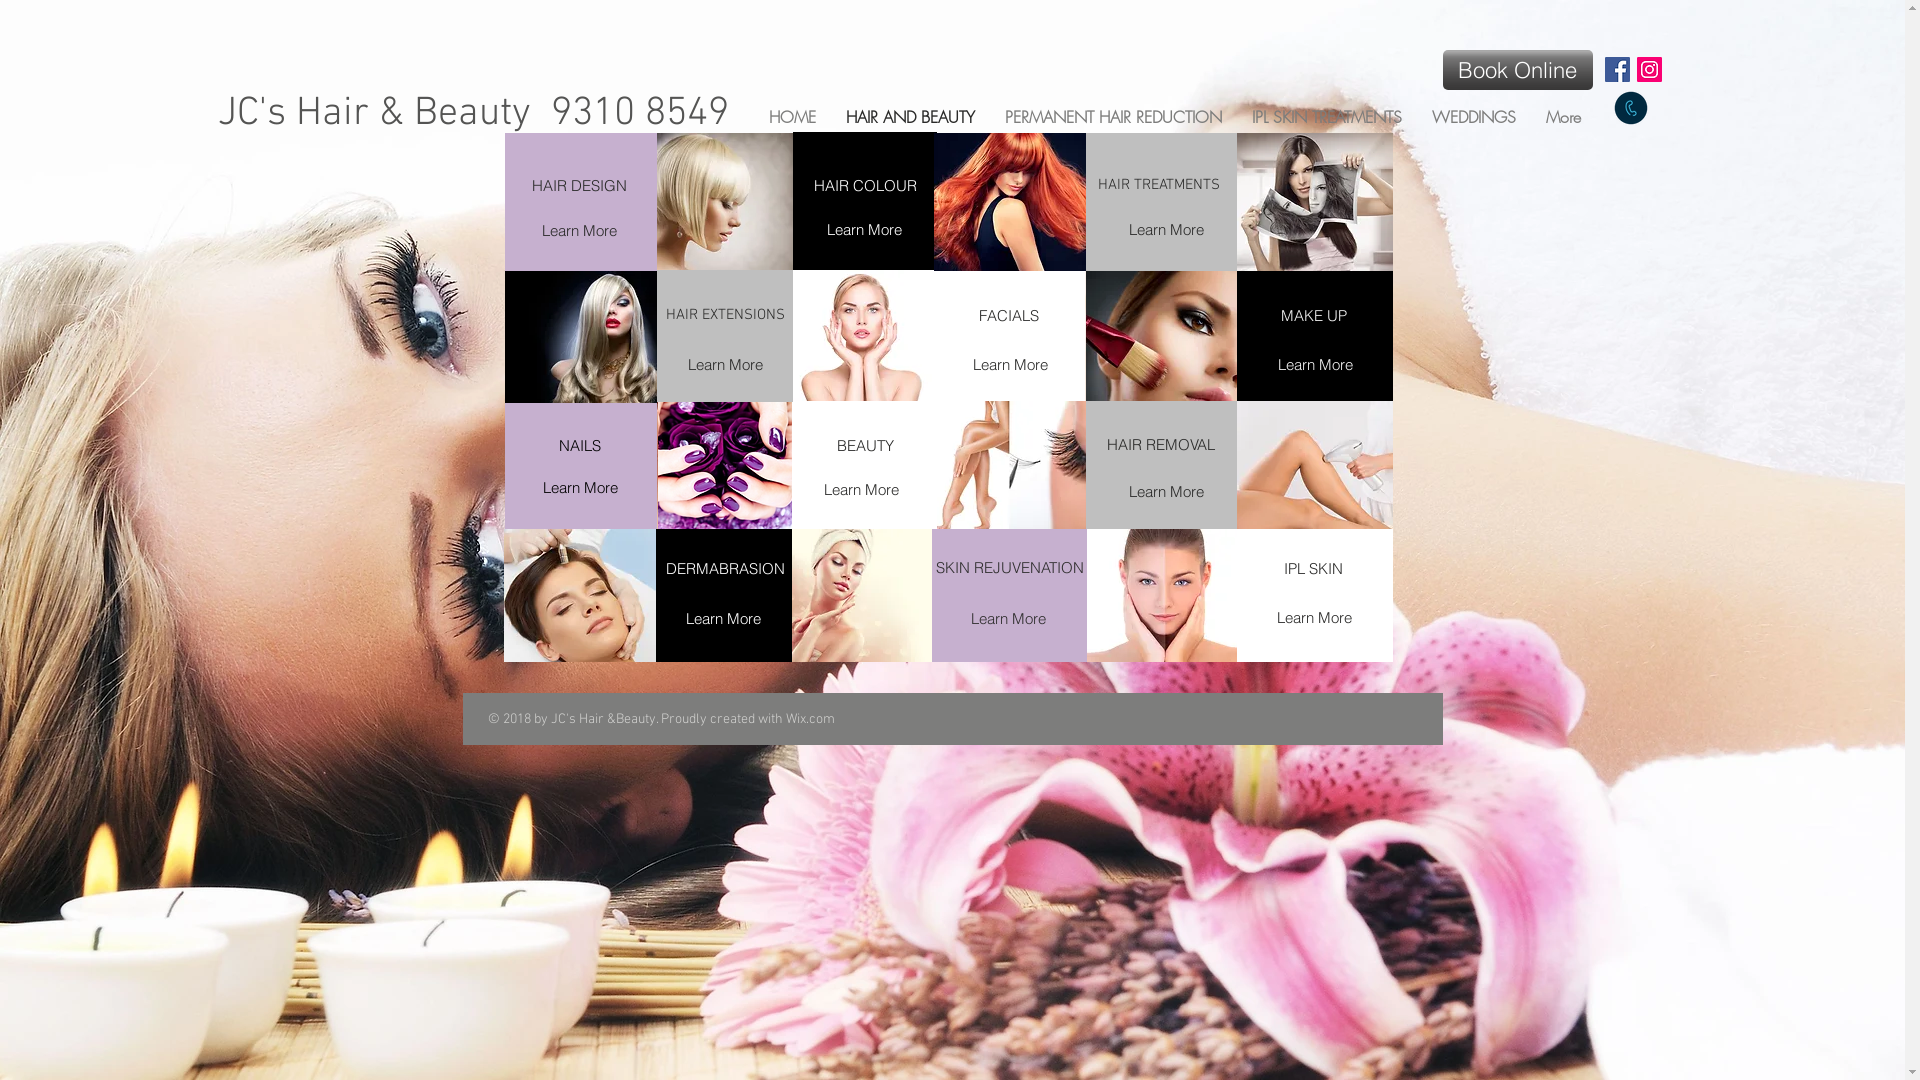 This screenshot has height=1080, width=1920. I want to click on 'Learn More', so click(863, 228).